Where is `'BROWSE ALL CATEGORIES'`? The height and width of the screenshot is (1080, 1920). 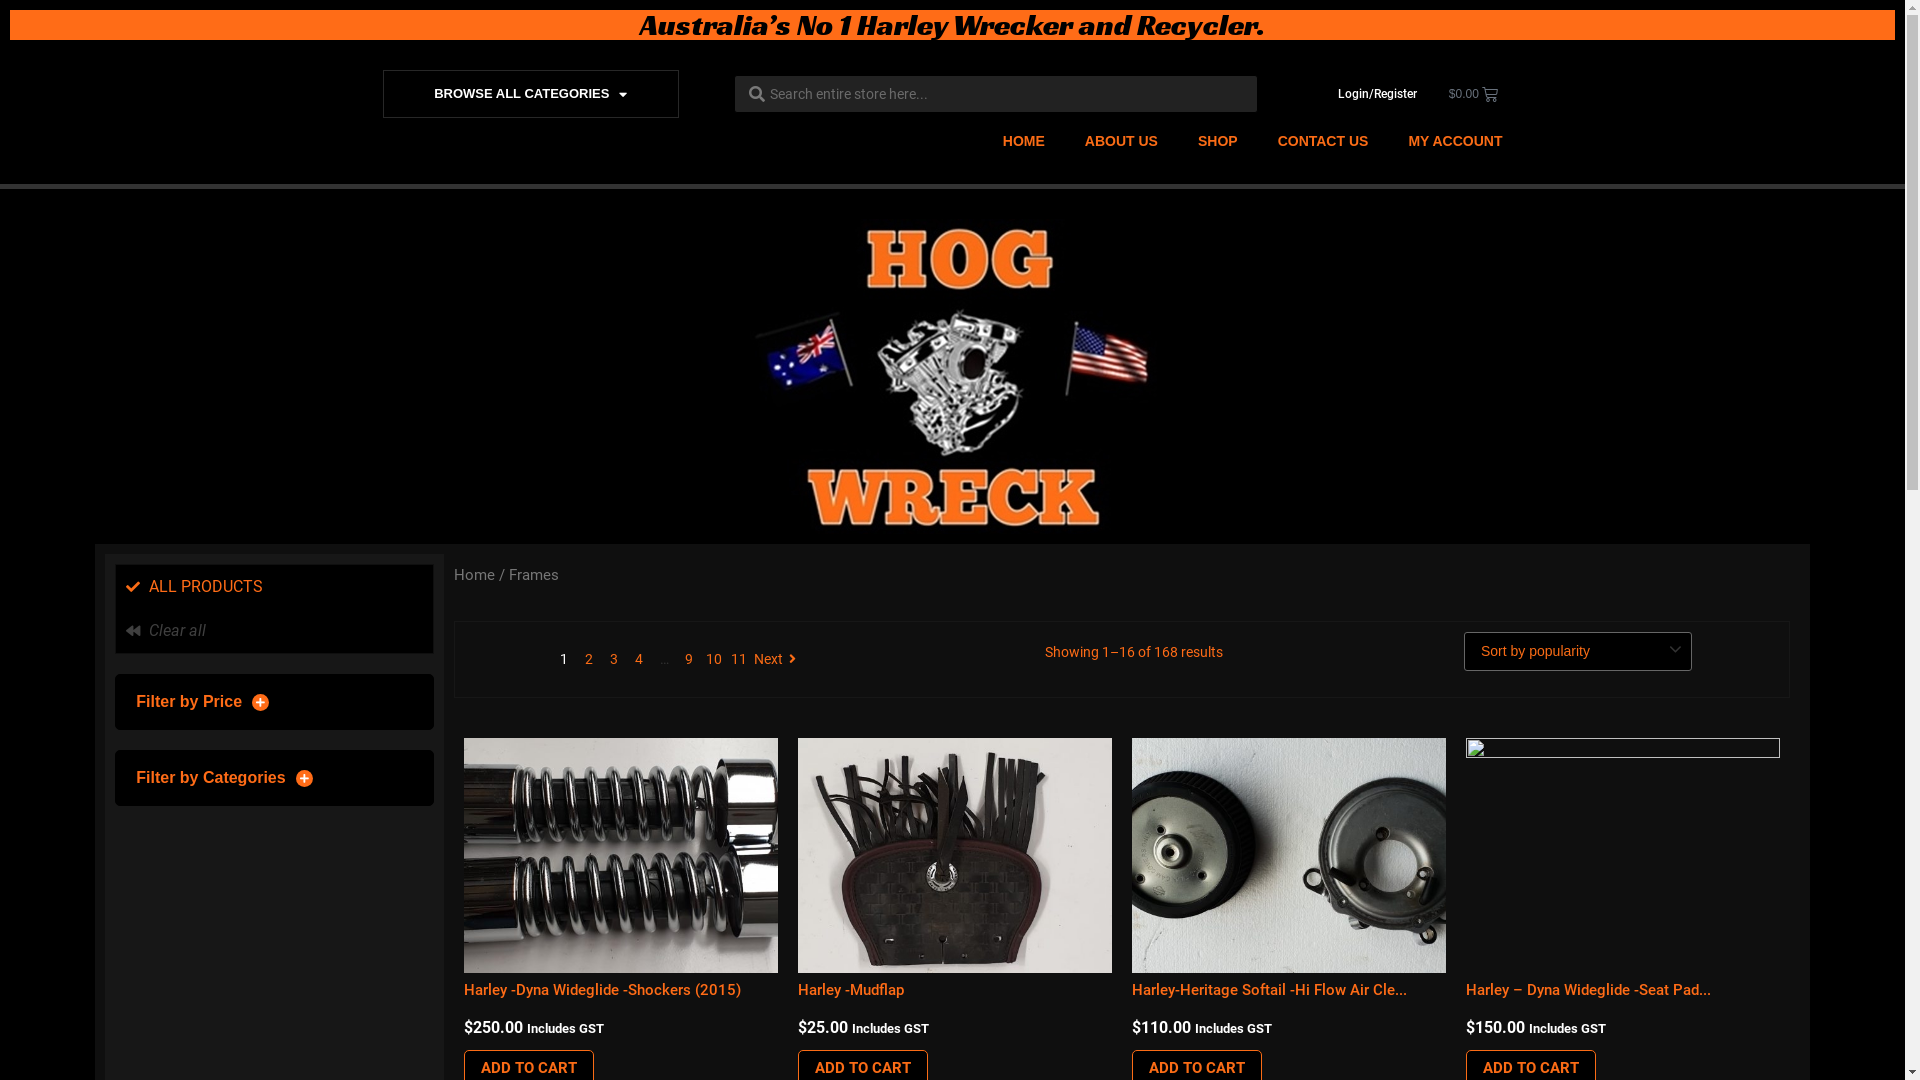 'BROWSE ALL CATEGORIES' is located at coordinates (531, 93).